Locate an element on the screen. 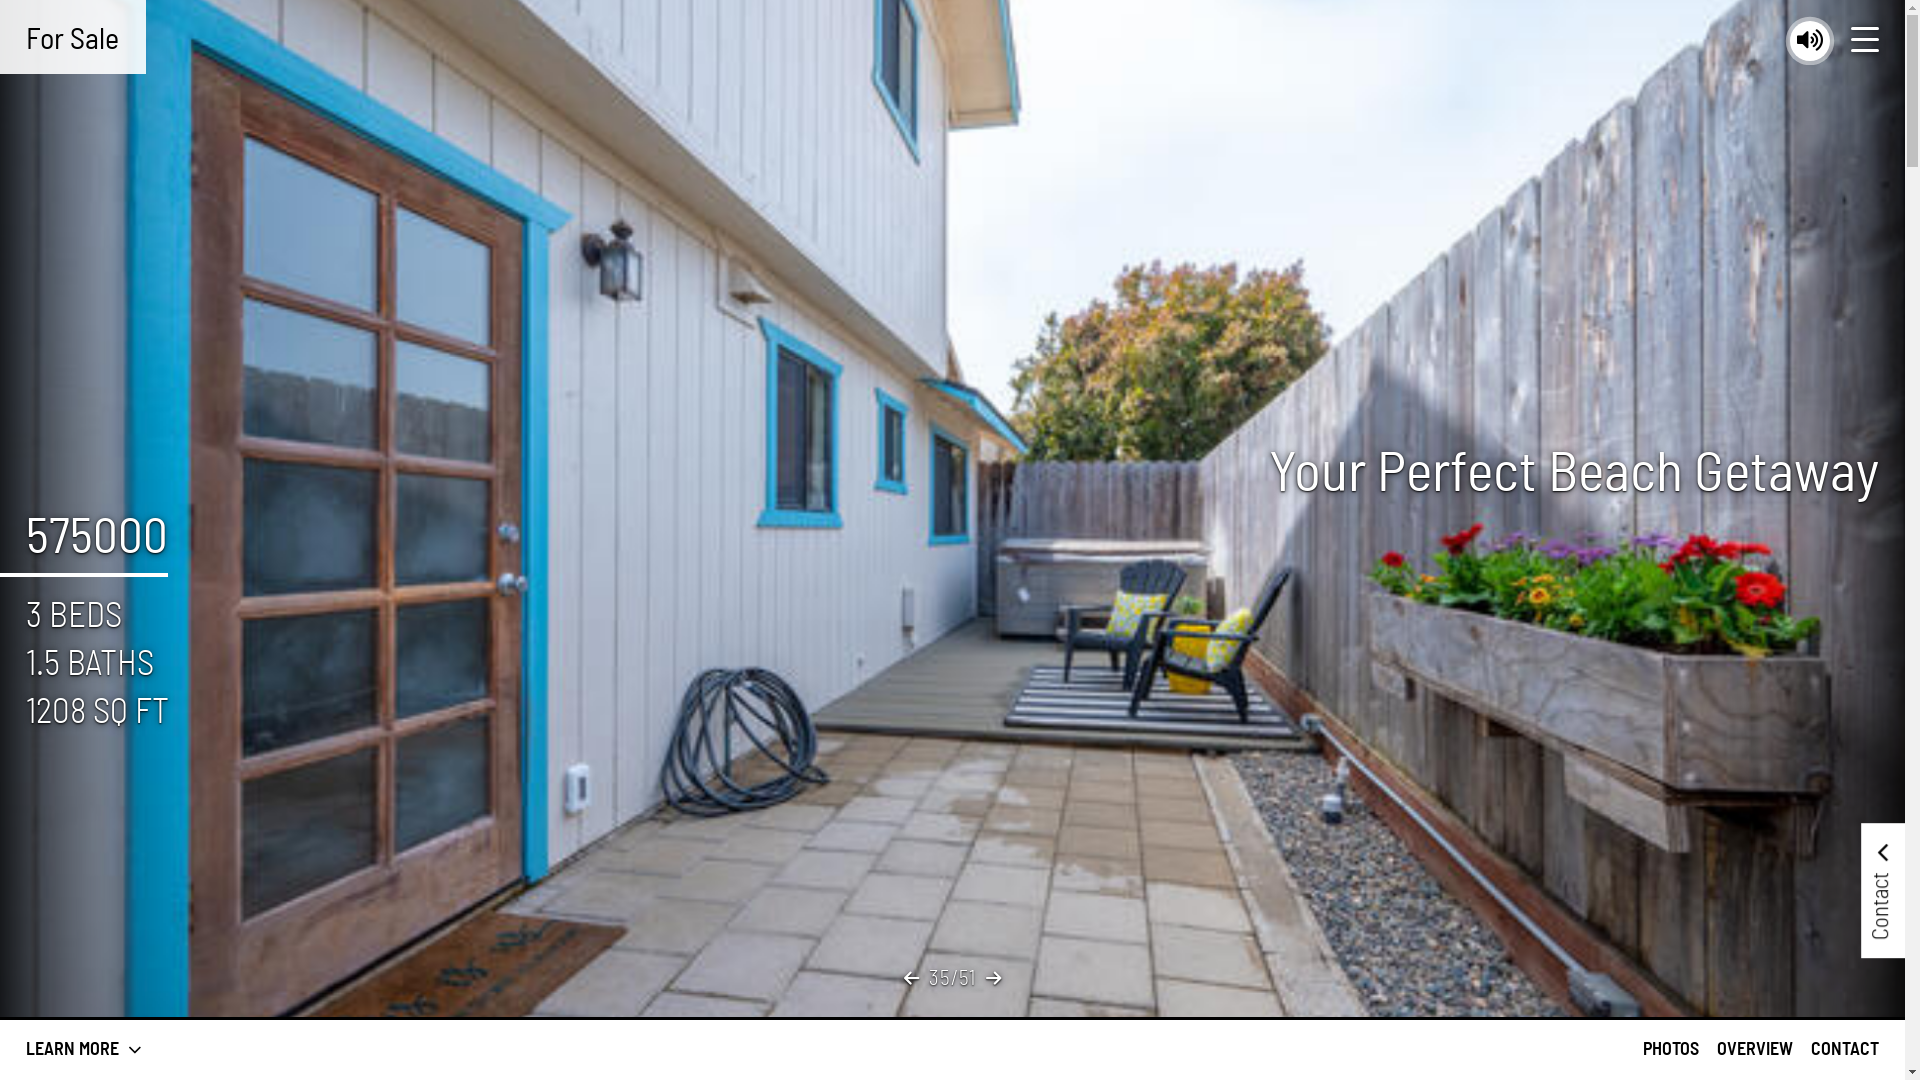 The image size is (1920, 1080). 'PHOTOS' is located at coordinates (1670, 1048).